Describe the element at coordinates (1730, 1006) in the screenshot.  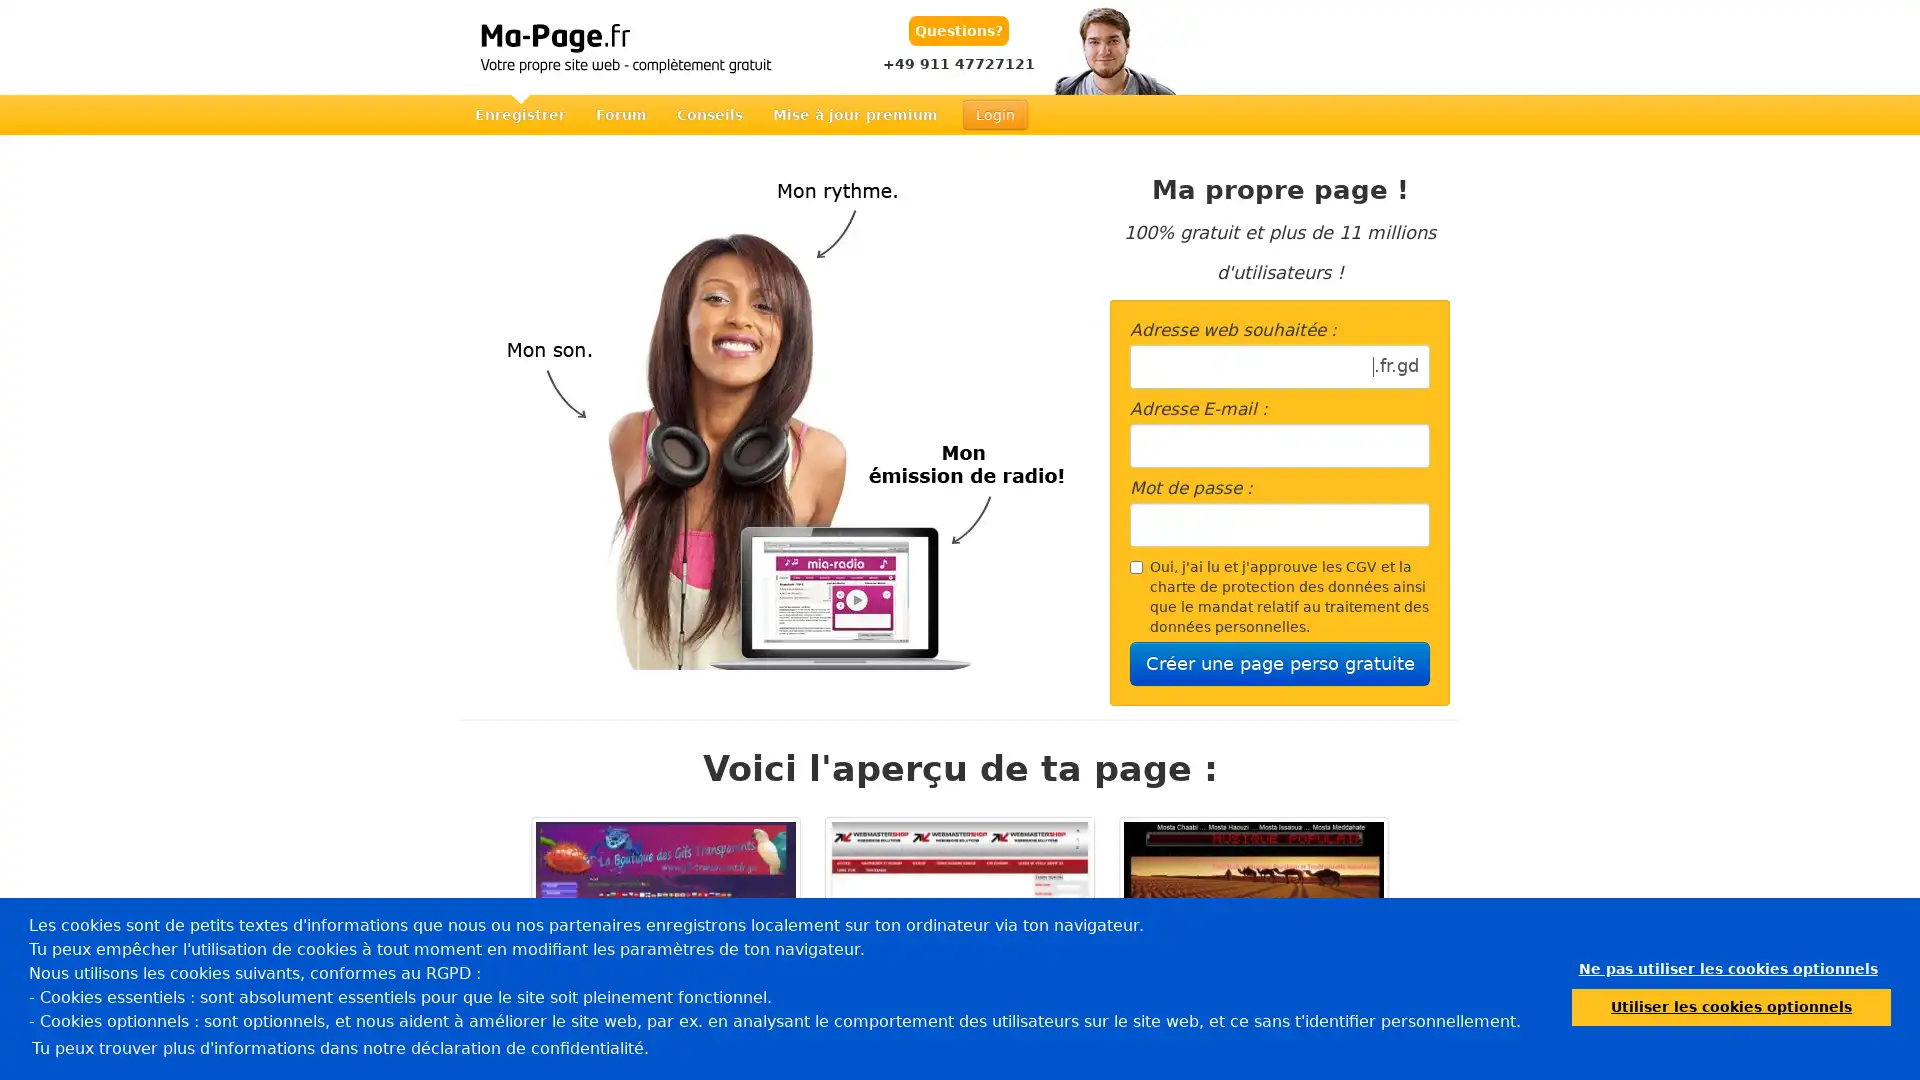
I see `allow cookies` at that location.